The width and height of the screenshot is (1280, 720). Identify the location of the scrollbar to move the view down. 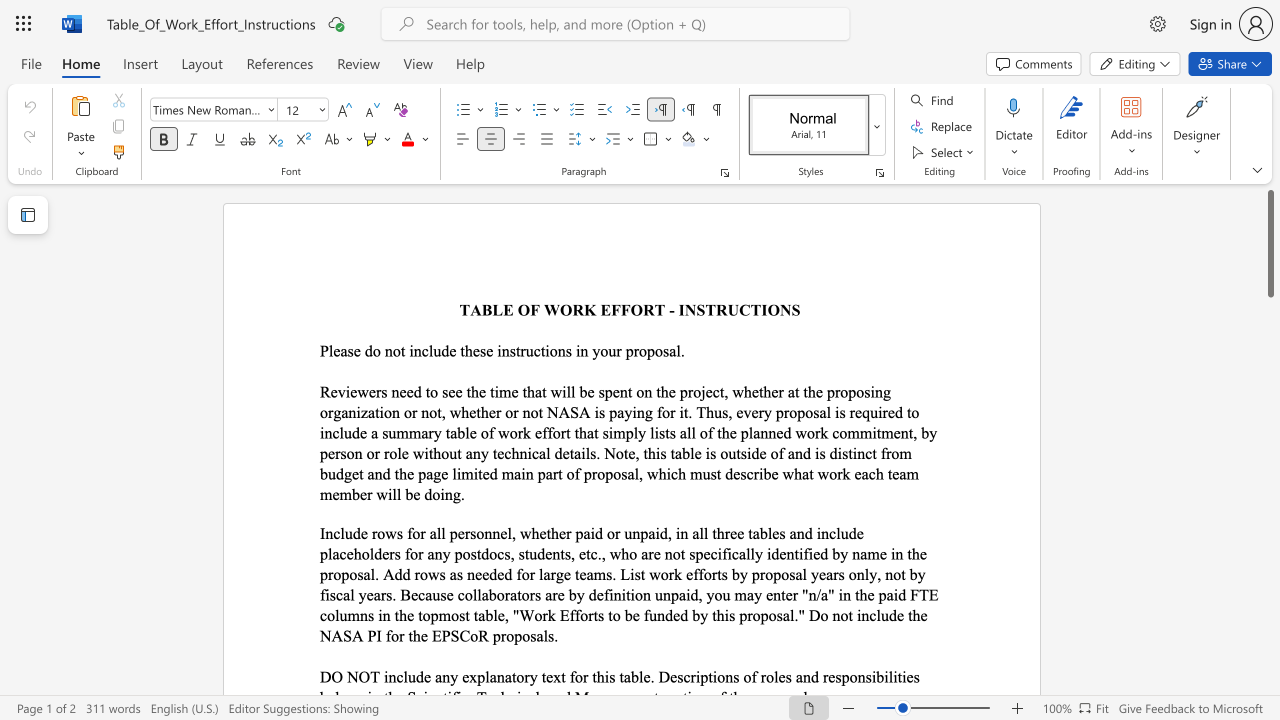
(1269, 580).